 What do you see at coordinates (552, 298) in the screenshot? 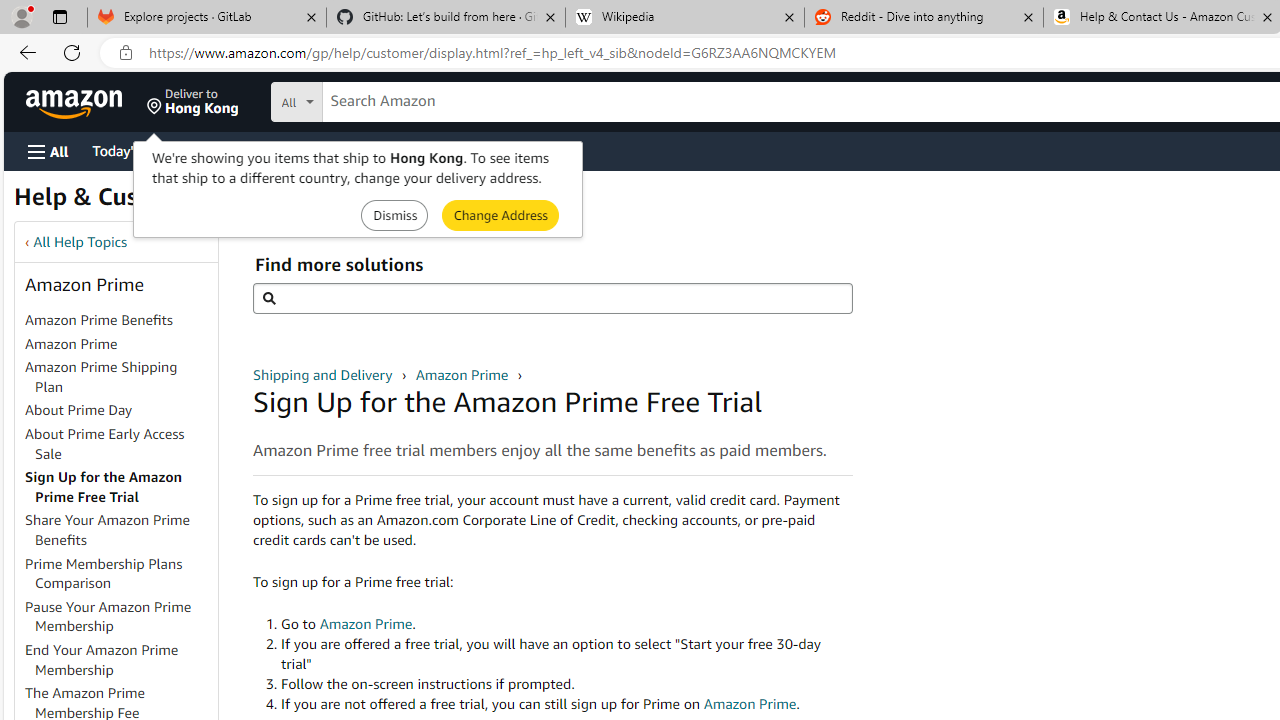
I see `'Find more solutions'` at bounding box center [552, 298].